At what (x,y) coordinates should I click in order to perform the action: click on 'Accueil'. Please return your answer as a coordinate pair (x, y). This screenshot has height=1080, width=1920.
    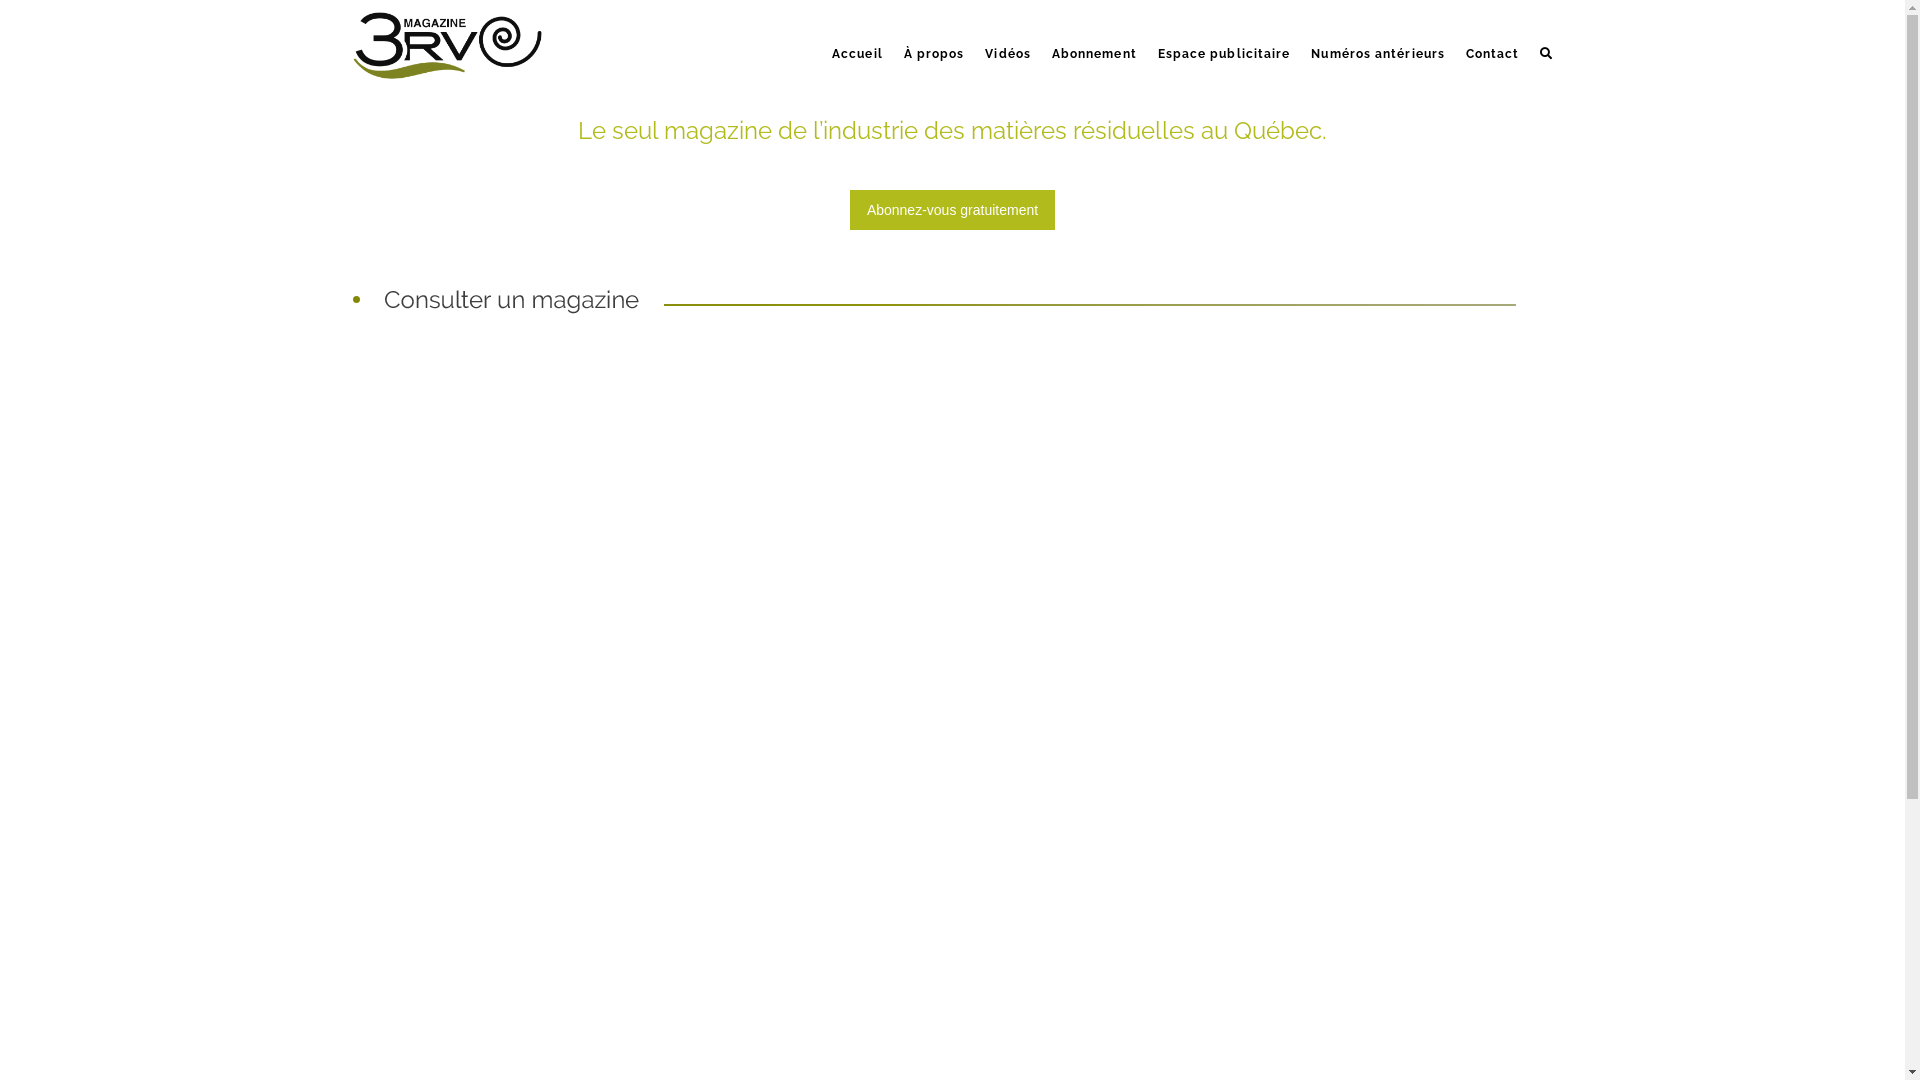
    Looking at the image, I should click on (857, 34).